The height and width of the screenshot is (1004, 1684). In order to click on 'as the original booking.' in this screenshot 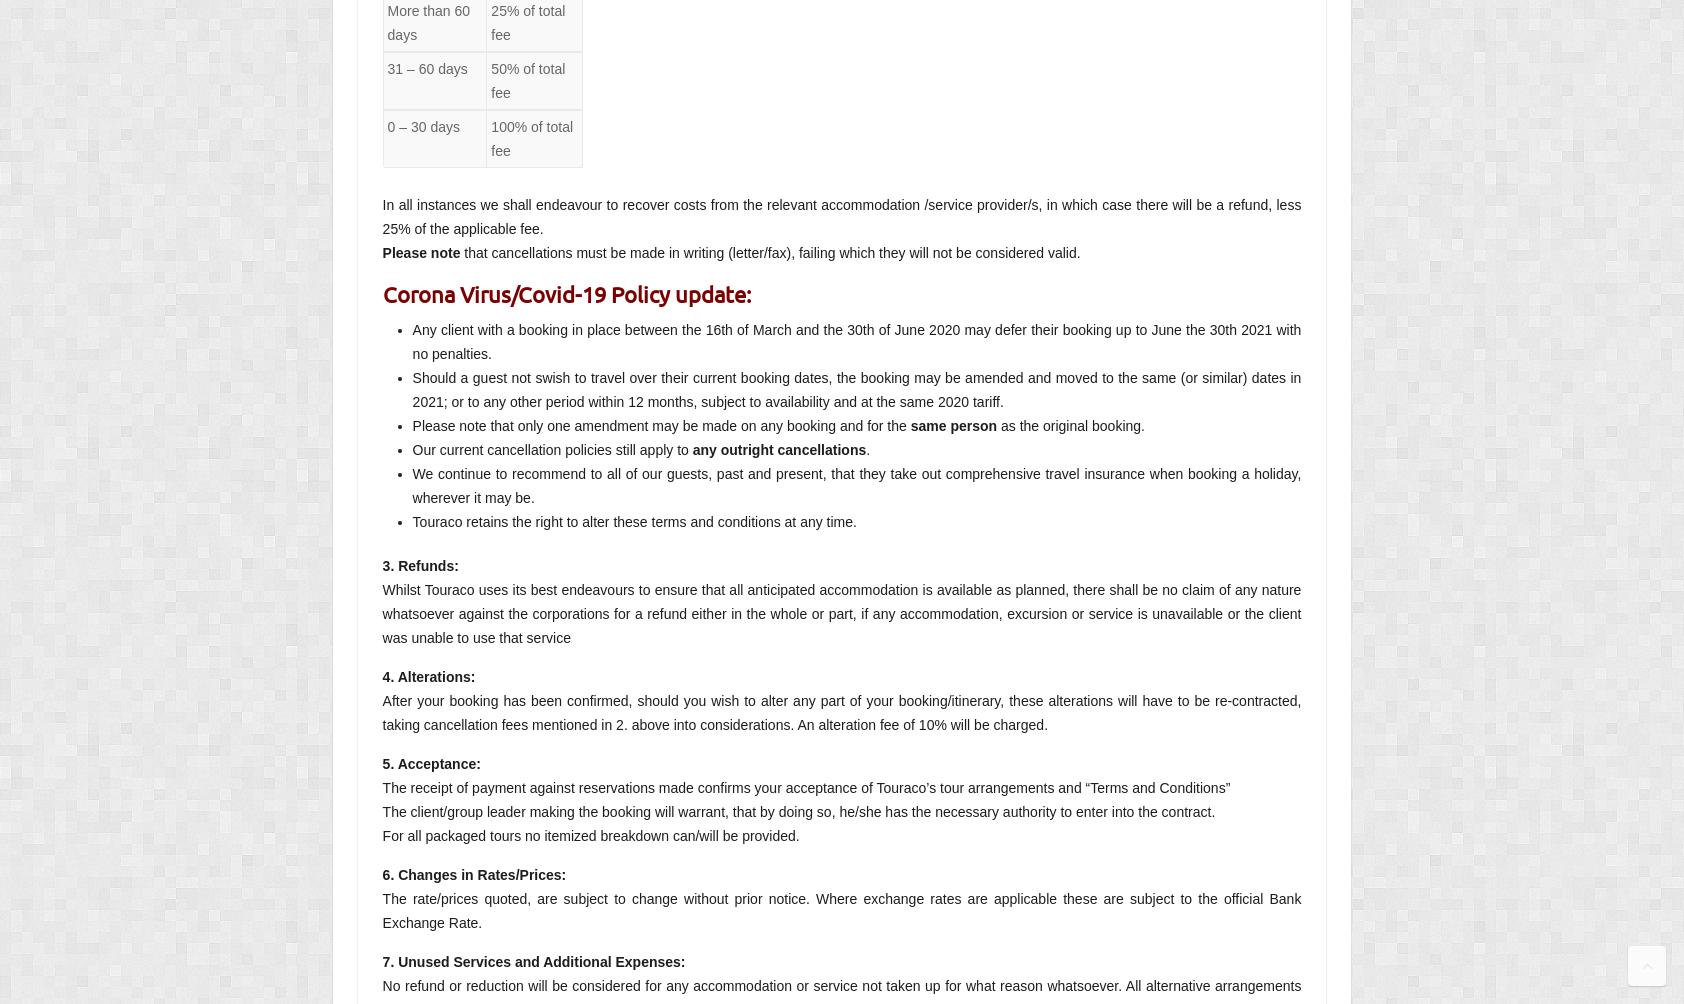, I will do `click(1070, 424)`.